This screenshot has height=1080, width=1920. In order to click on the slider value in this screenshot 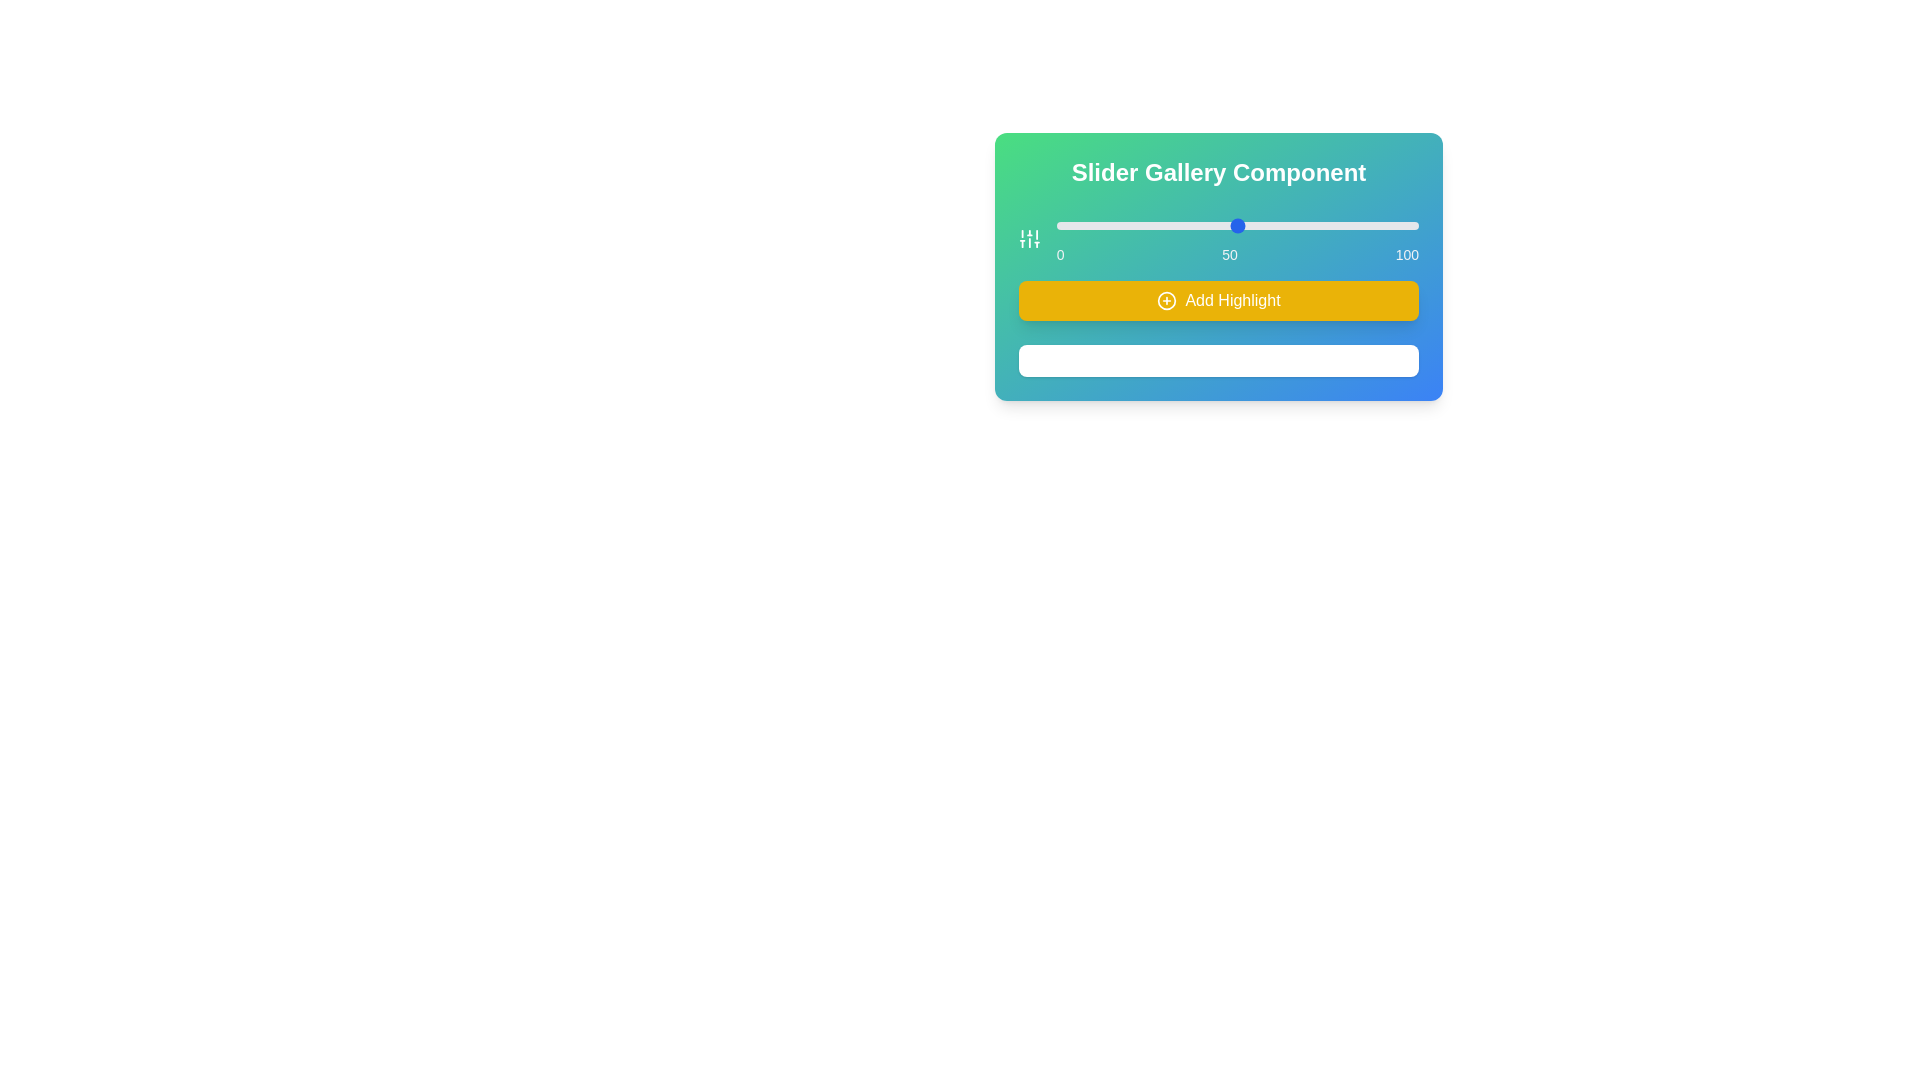, I will do `click(1073, 225)`.